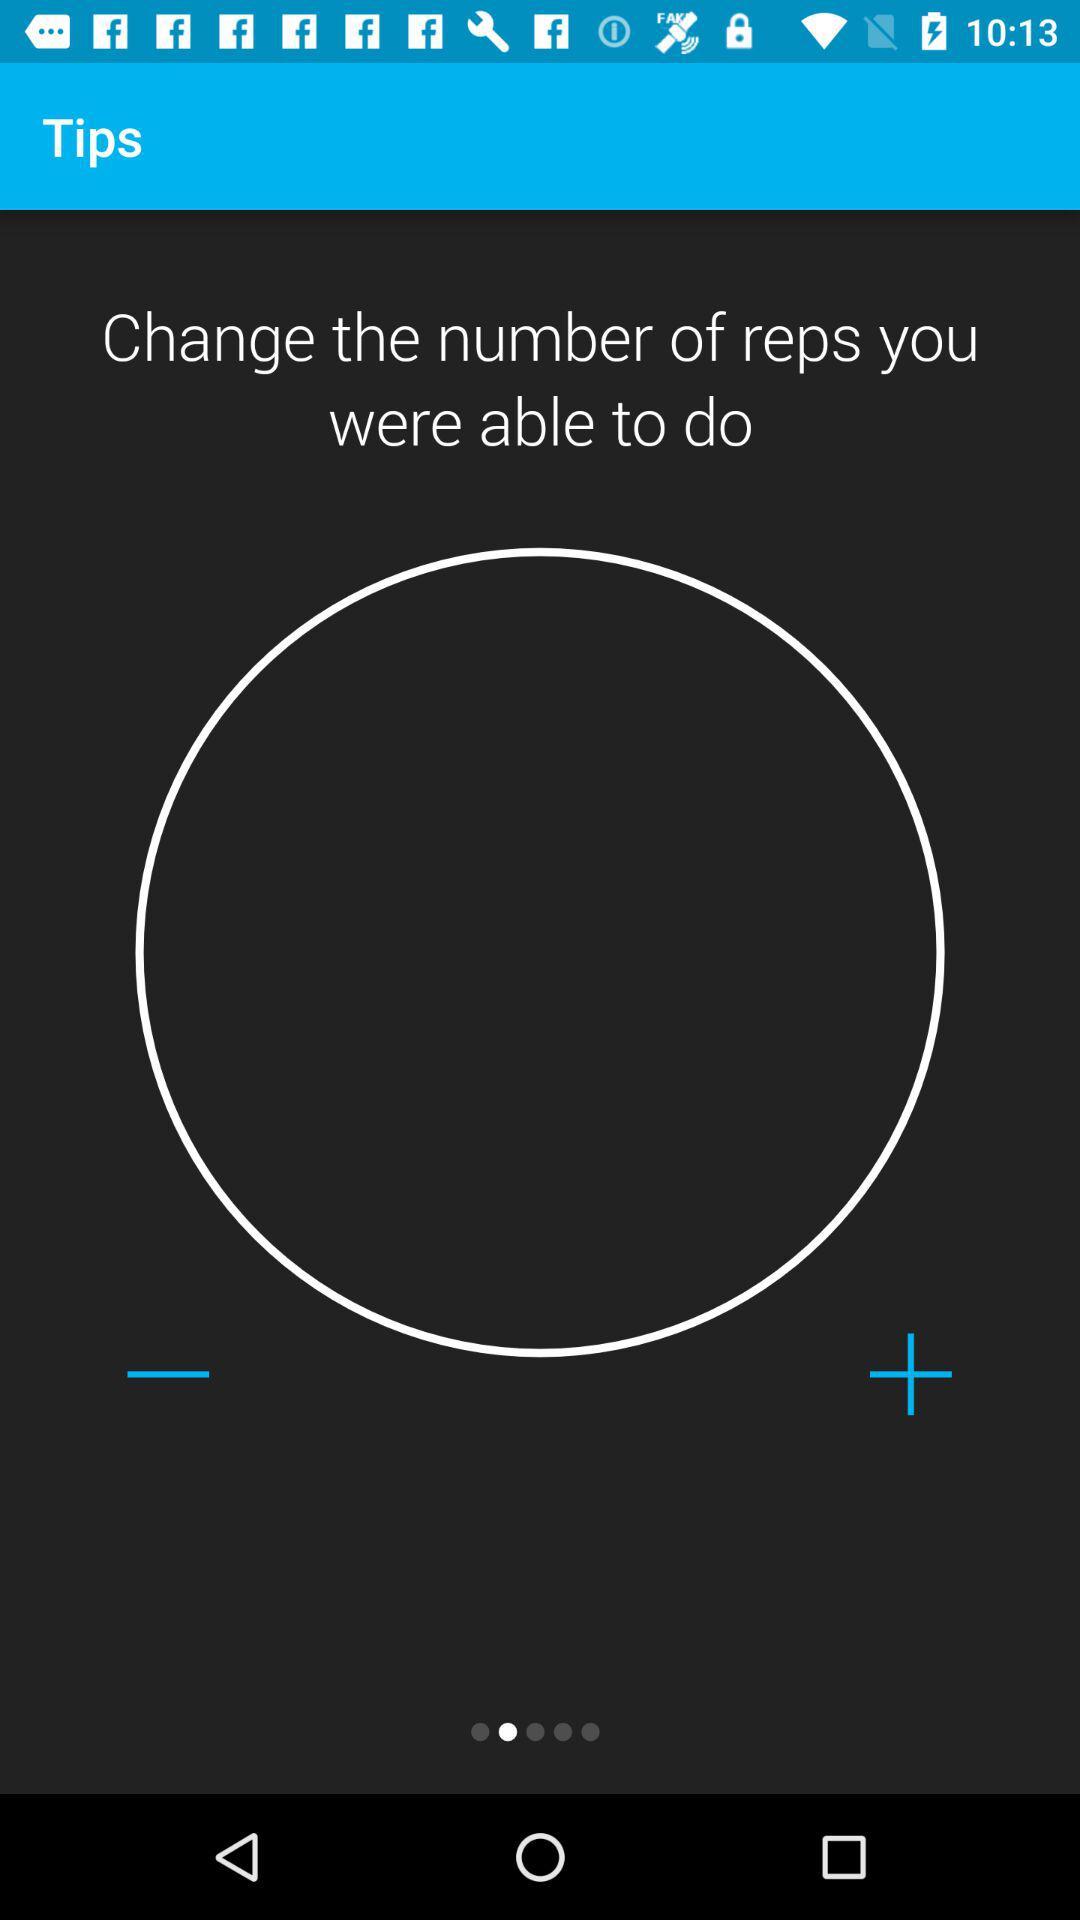 The width and height of the screenshot is (1080, 1920). Describe the element at coordinates (910, 1373) in the screenshot. I see `icon below change the number item` at that location.